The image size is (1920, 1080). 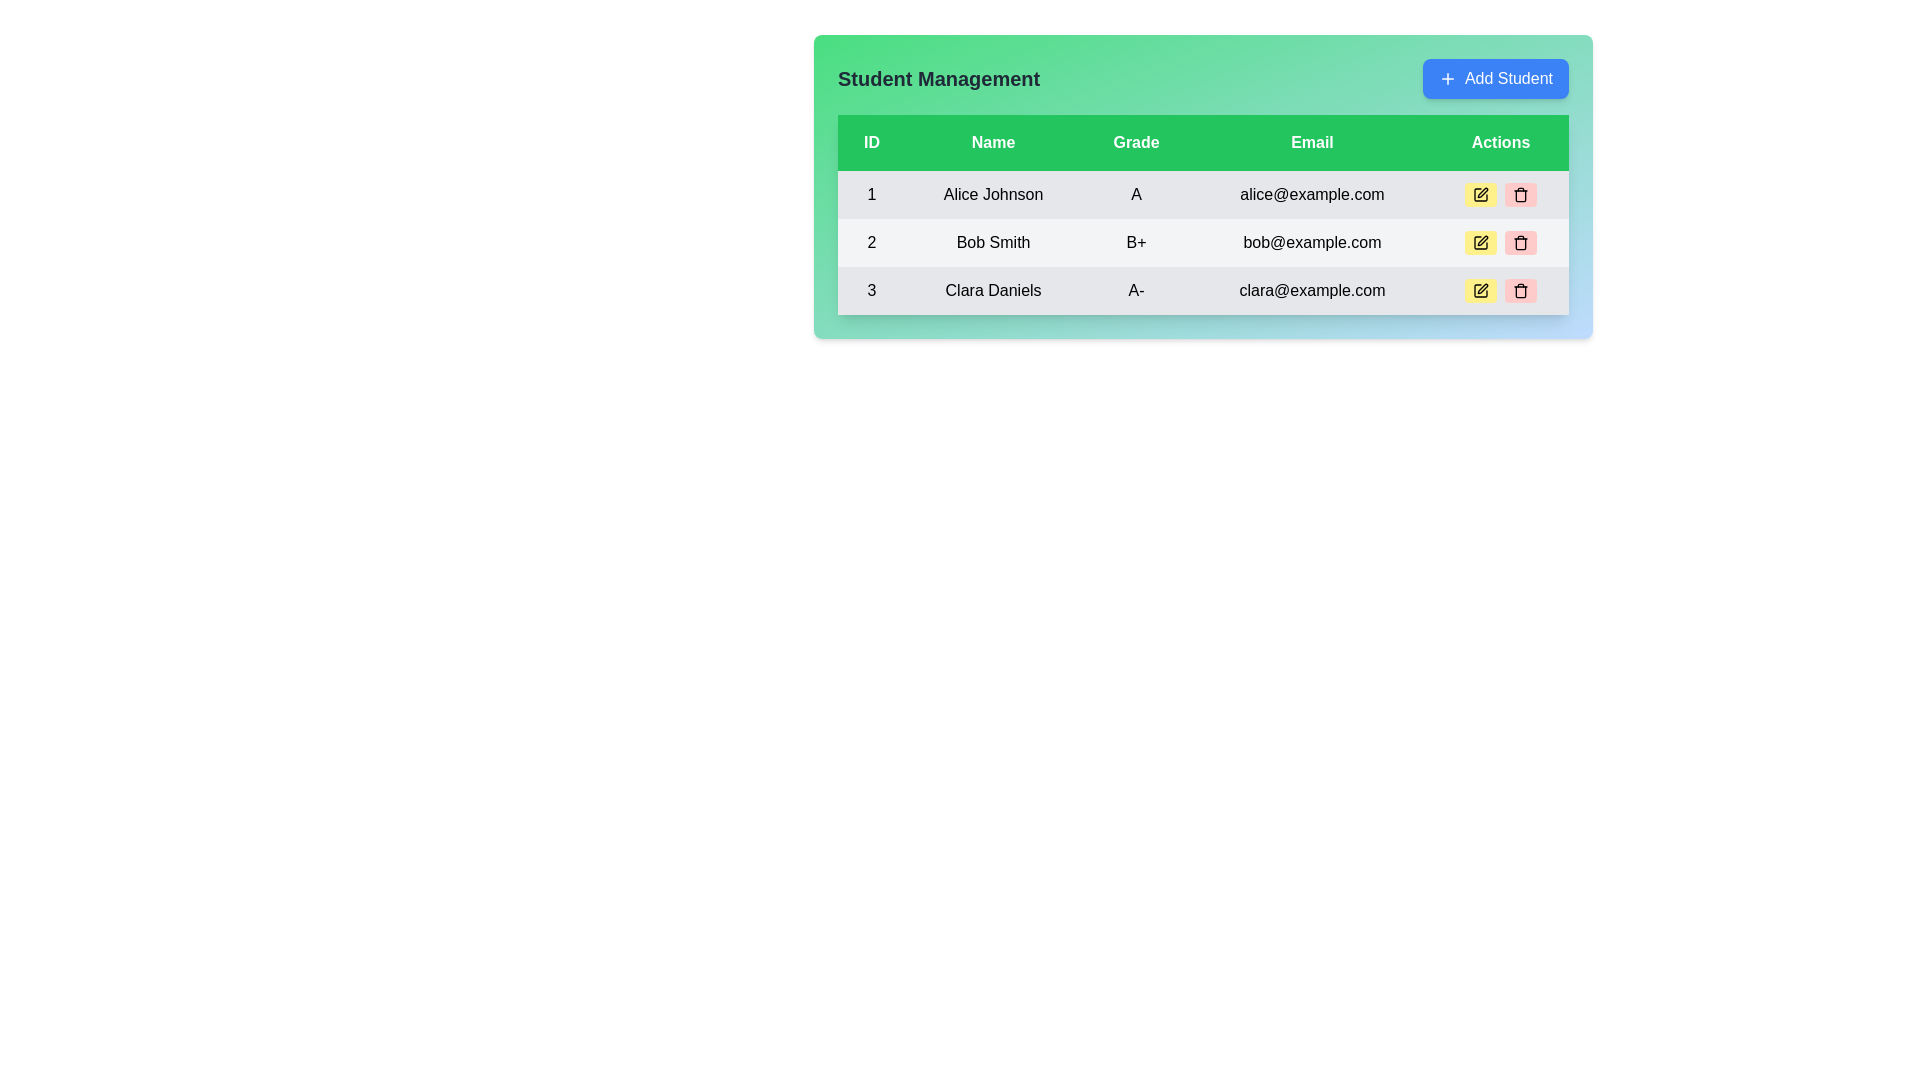 I want to click on the Text Label that indicates the column for grades, located between the 'Name' and 'Email' headers in the table layout, so click(x=1136, y=141).